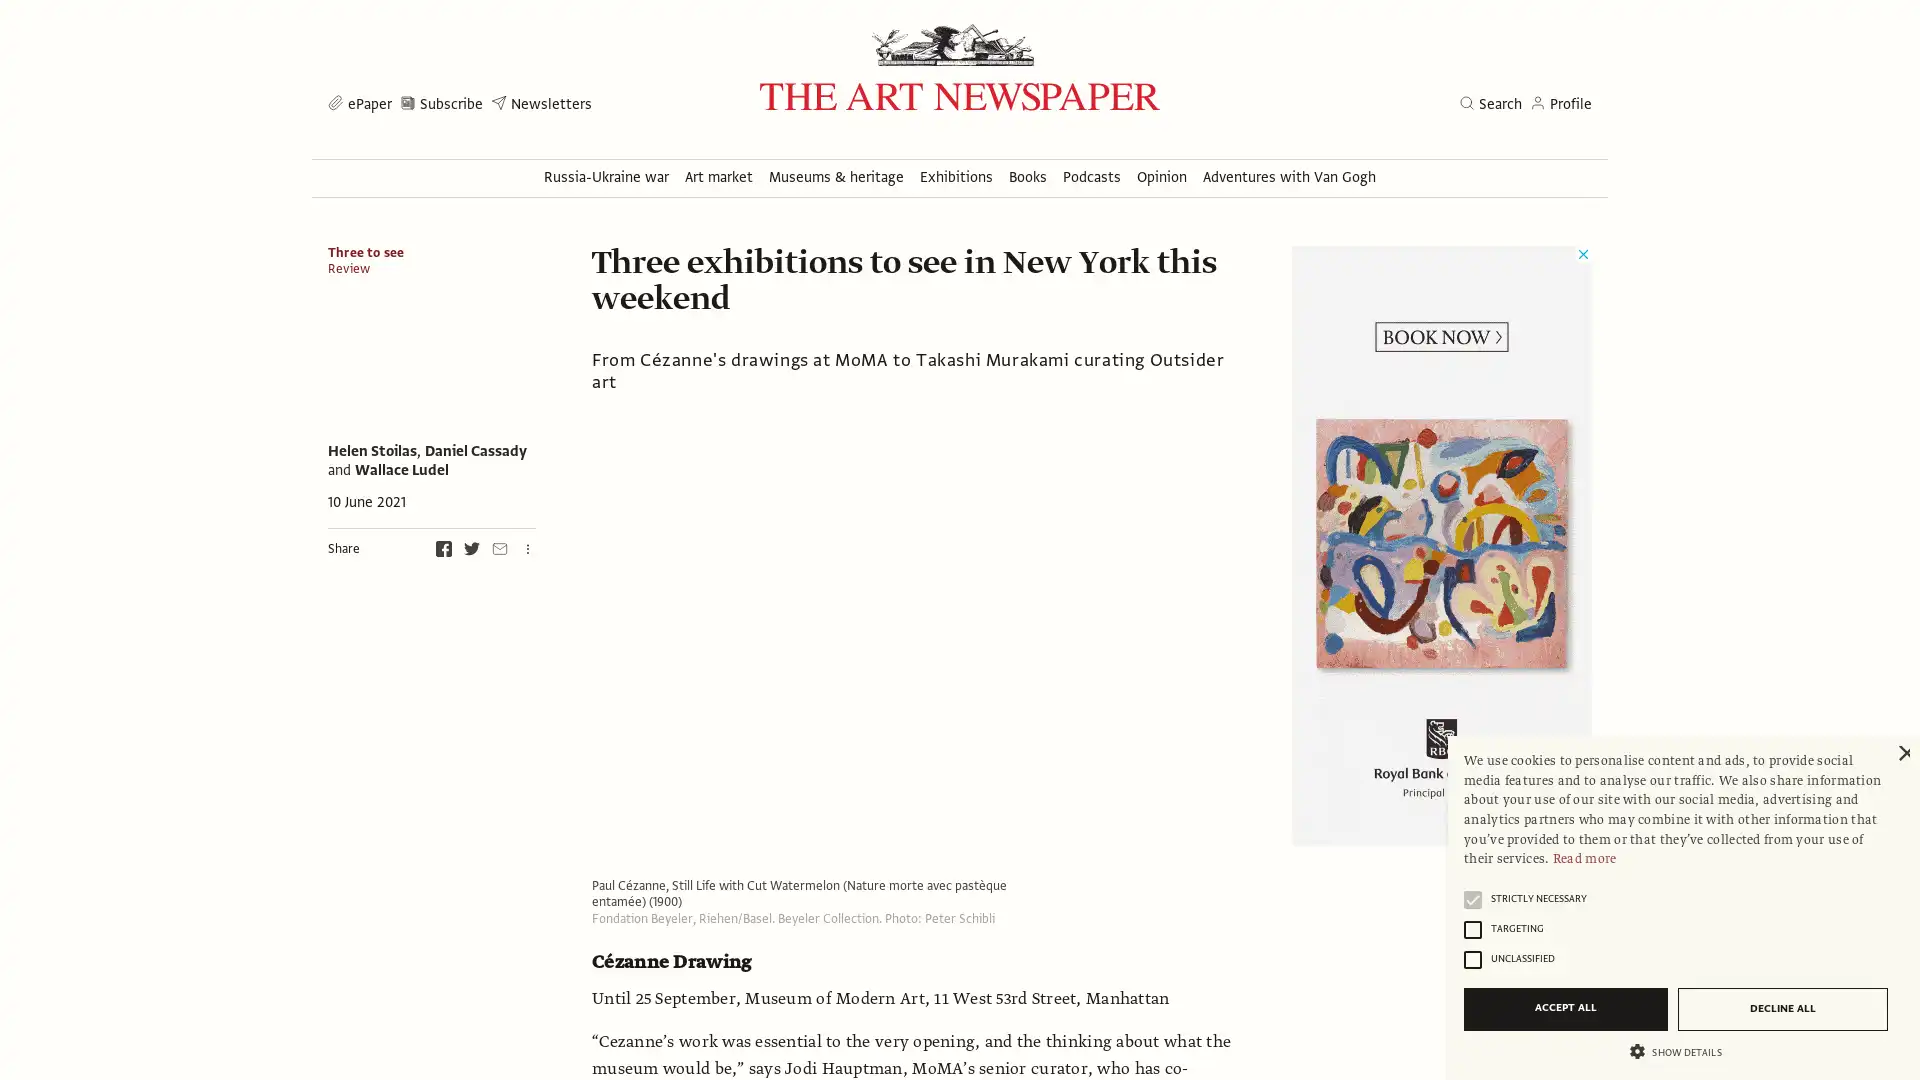  I want to click on SHOW DETAILS, so click(1675, 1049).